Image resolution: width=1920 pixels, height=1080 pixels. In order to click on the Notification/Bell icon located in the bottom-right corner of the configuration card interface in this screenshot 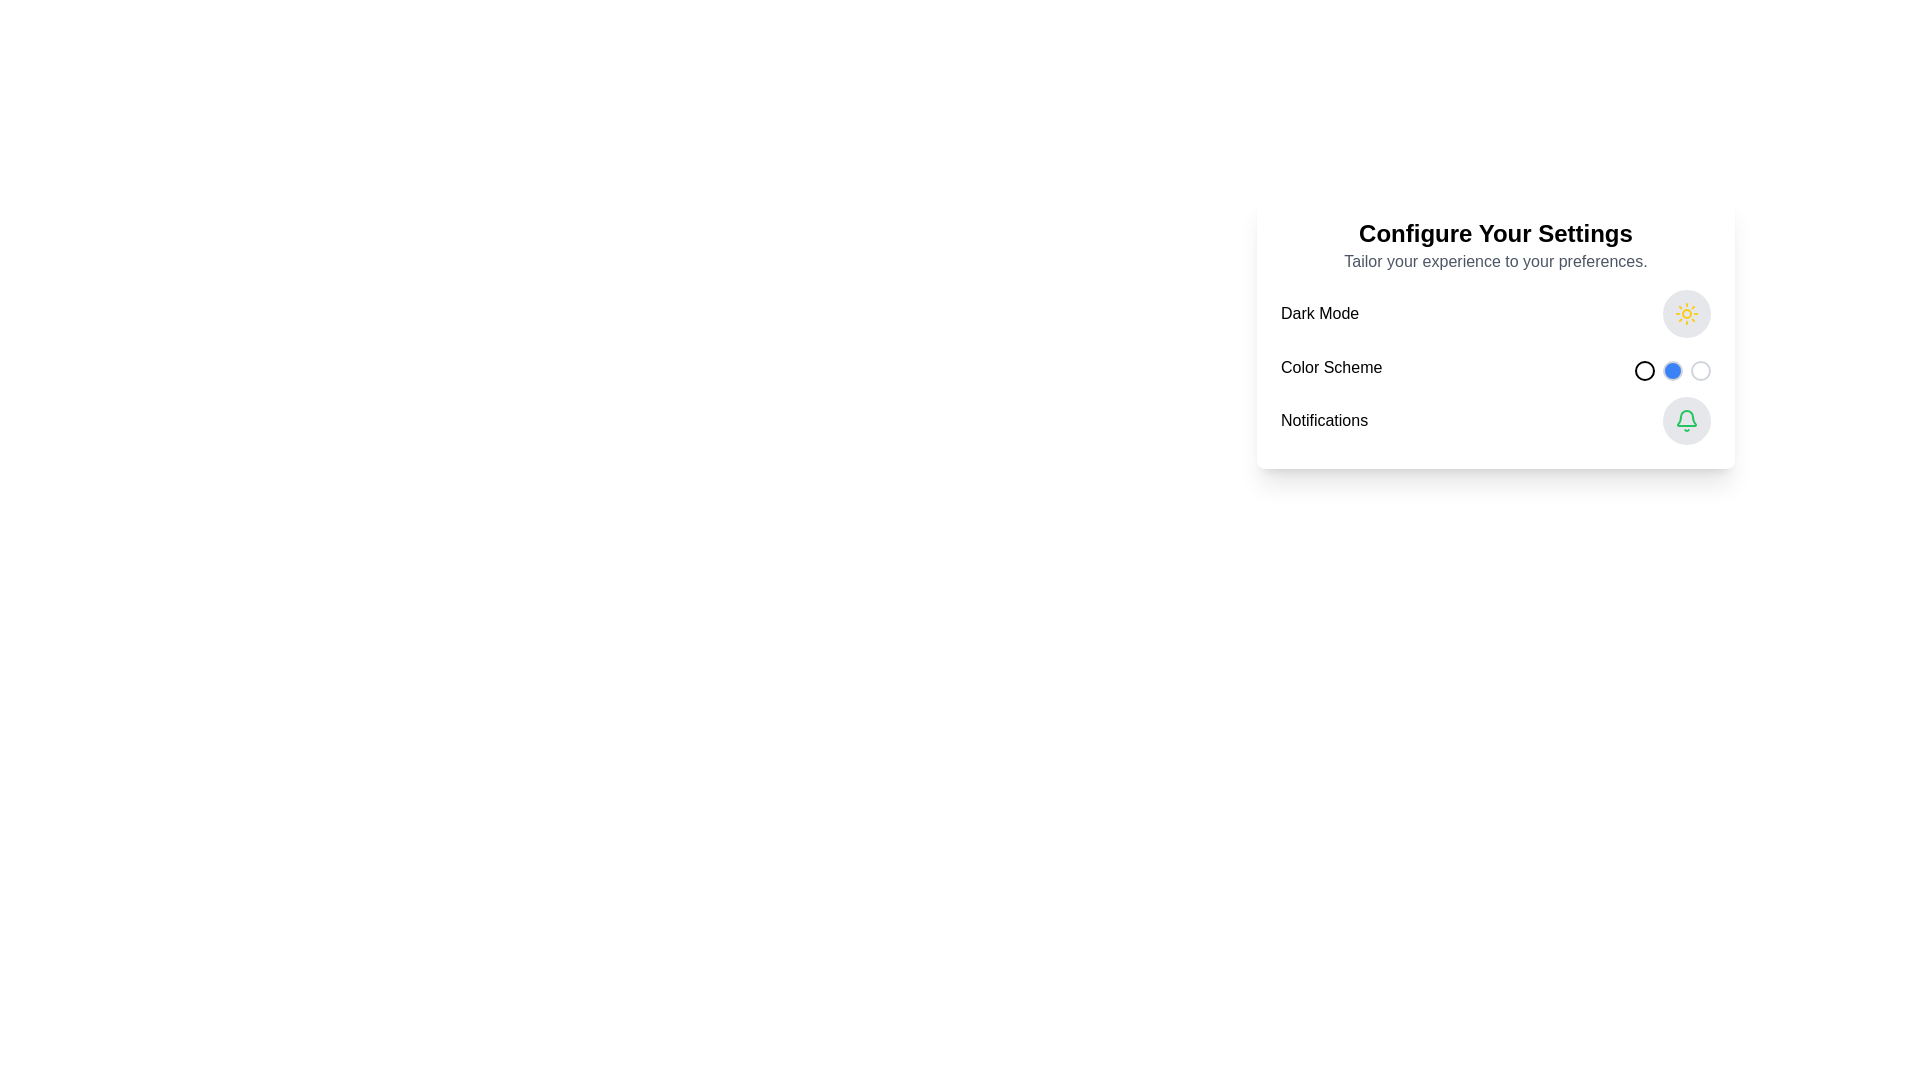, I will do `click(1685, 417)`.